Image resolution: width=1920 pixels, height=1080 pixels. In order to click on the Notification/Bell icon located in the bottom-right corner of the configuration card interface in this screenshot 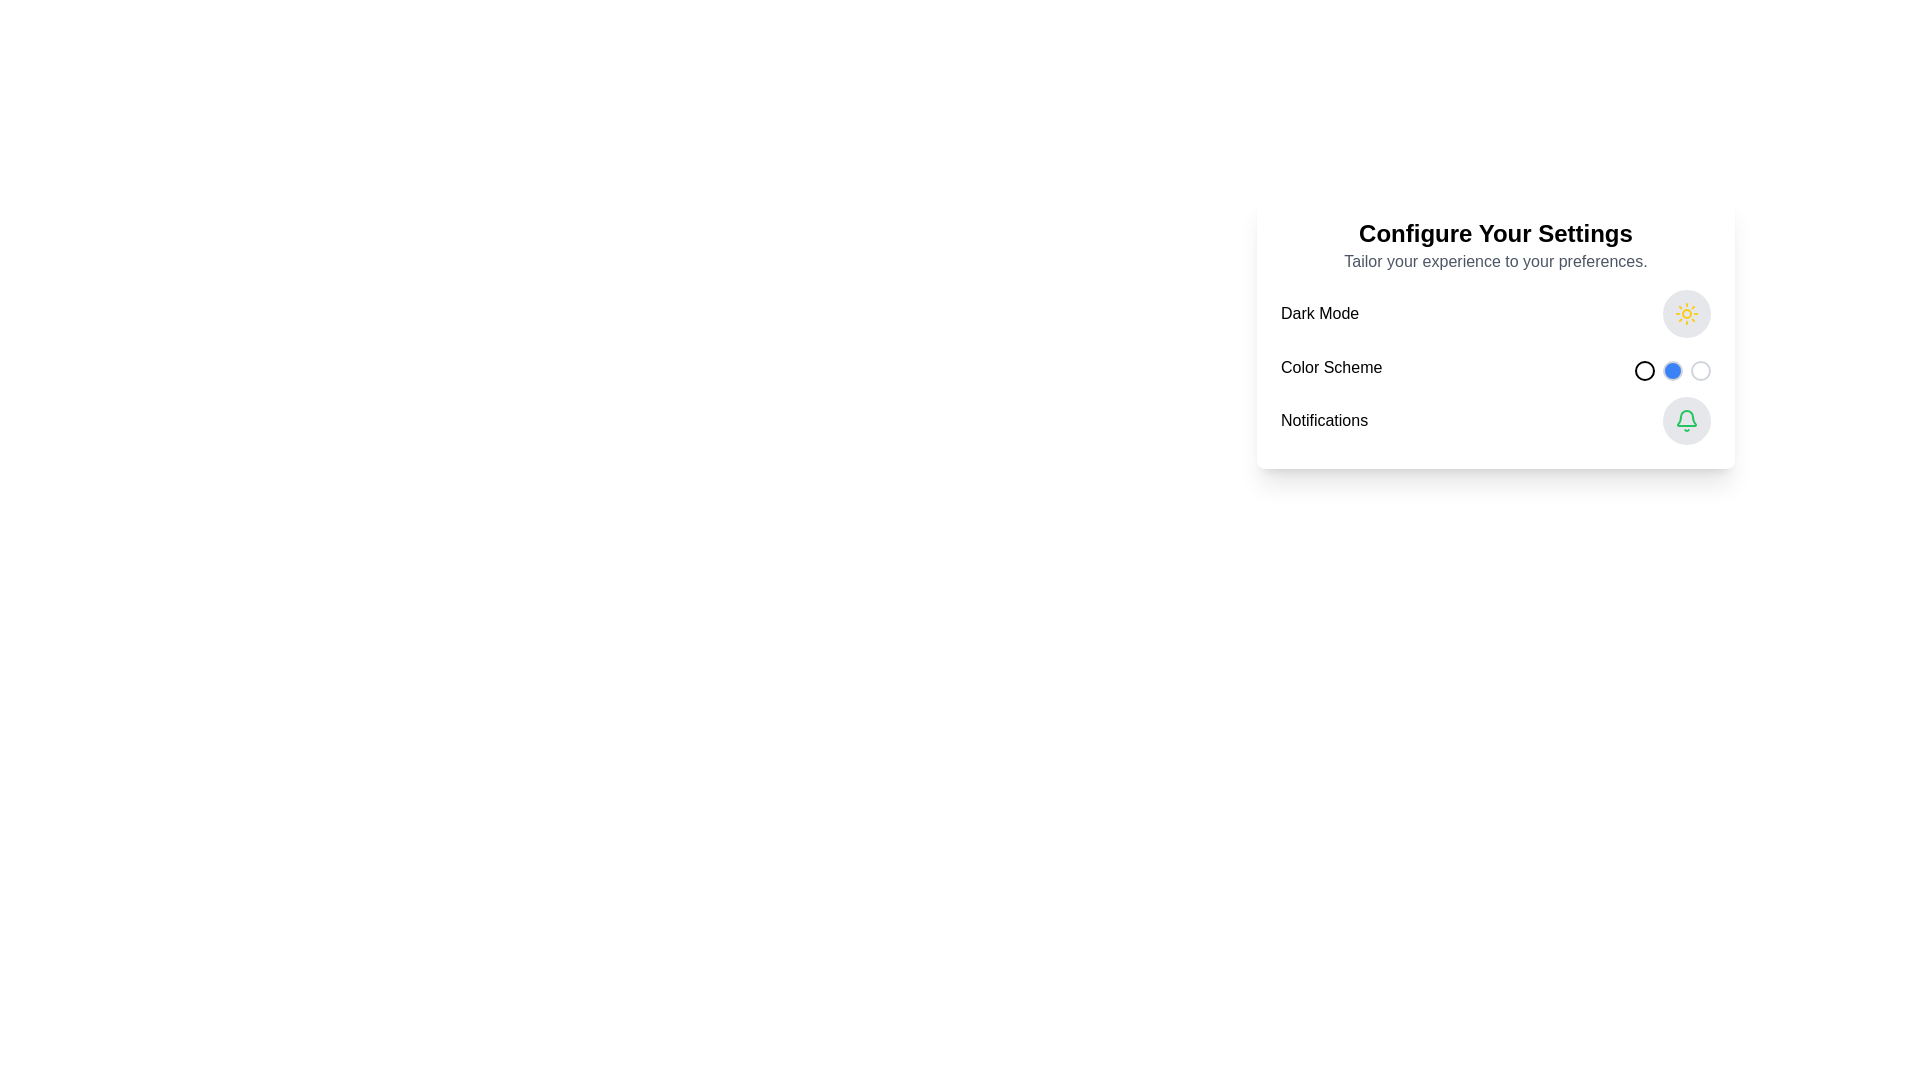, I will do `click(1685, 417)`.